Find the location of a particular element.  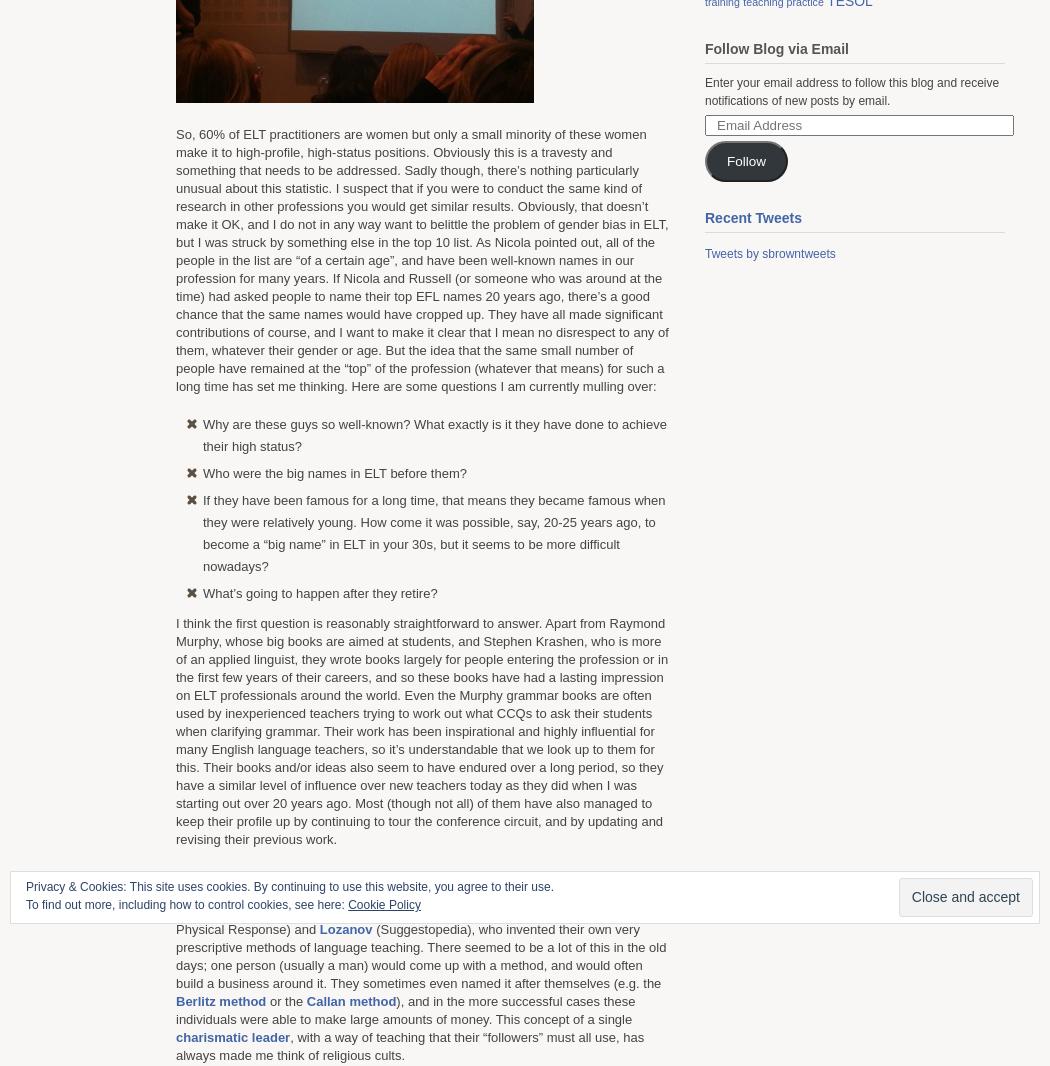

'(Silent Way),' is located at coordinates (546, 911).